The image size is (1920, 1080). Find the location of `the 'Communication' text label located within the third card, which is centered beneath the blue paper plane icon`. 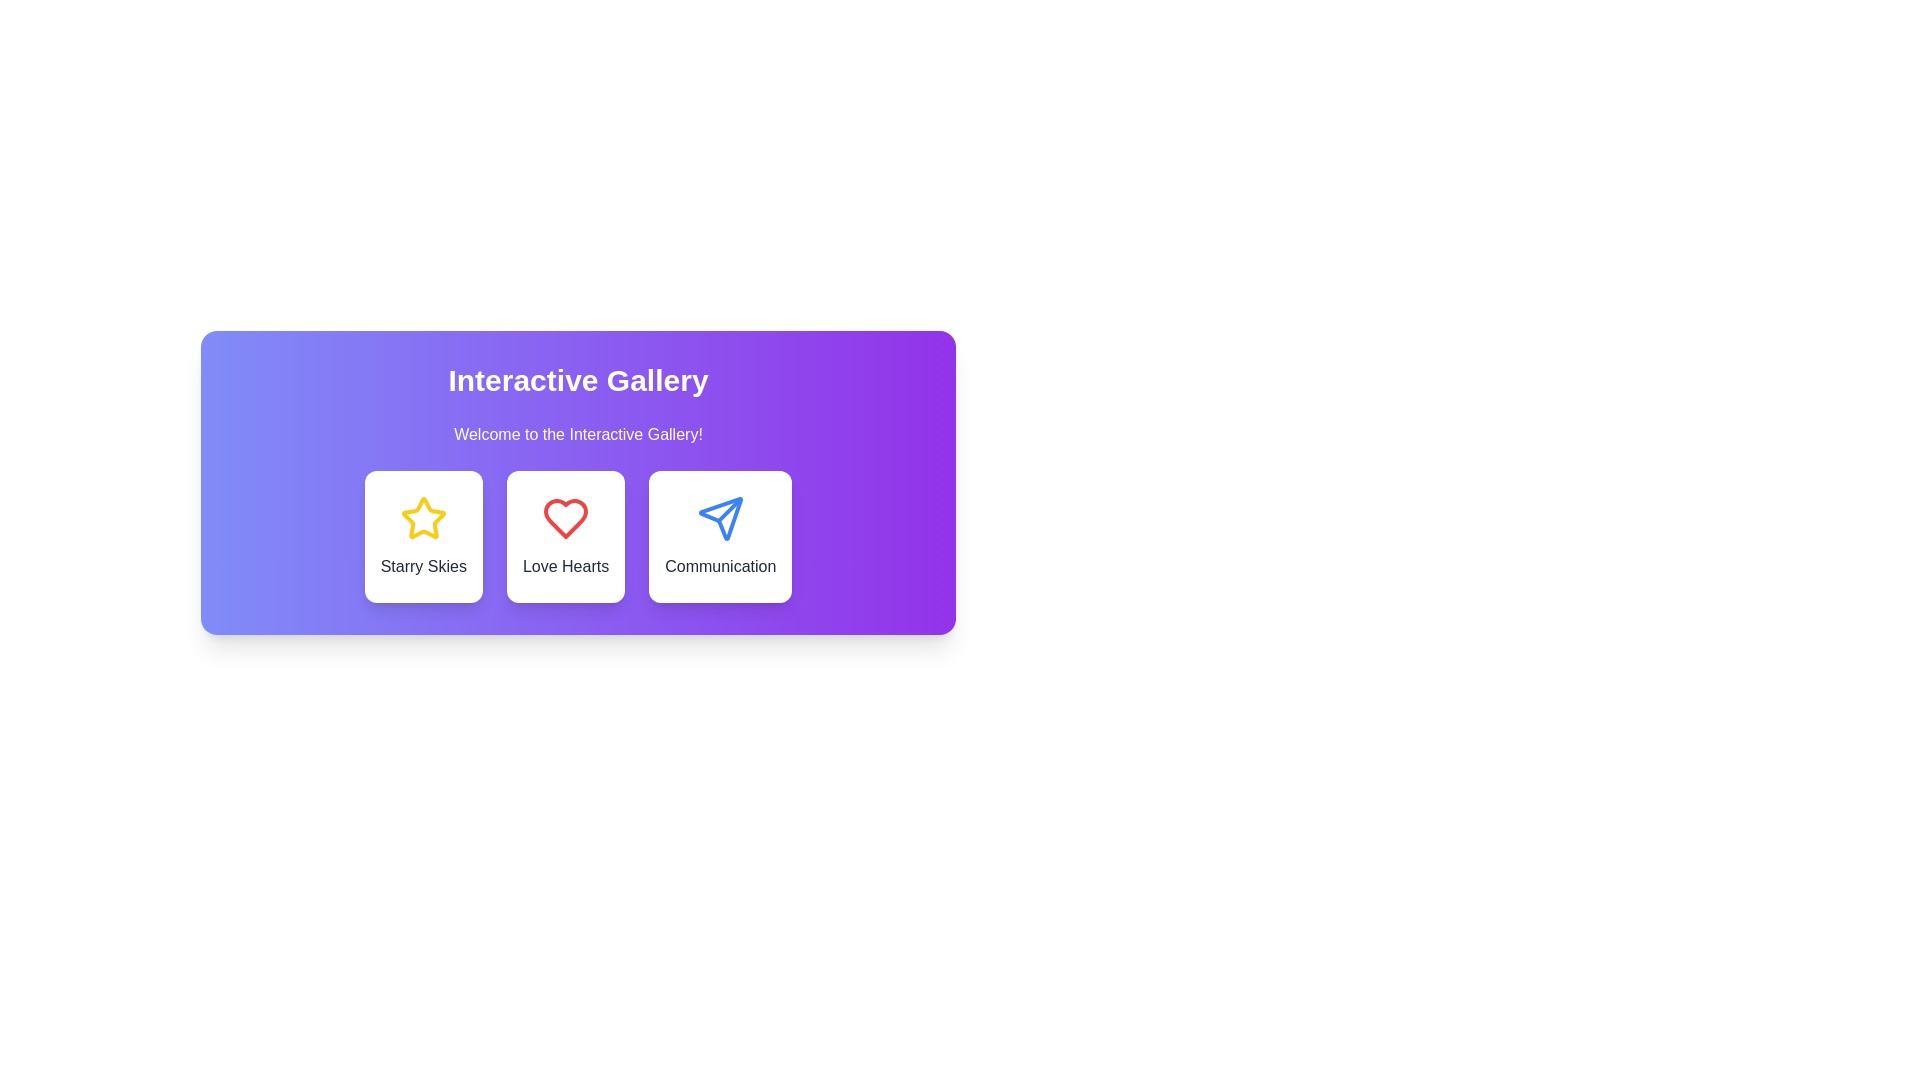

the 'Communication' text label located within the third card, which is centered beneath the blue paper plane icon is located at coordinates (720, 567).